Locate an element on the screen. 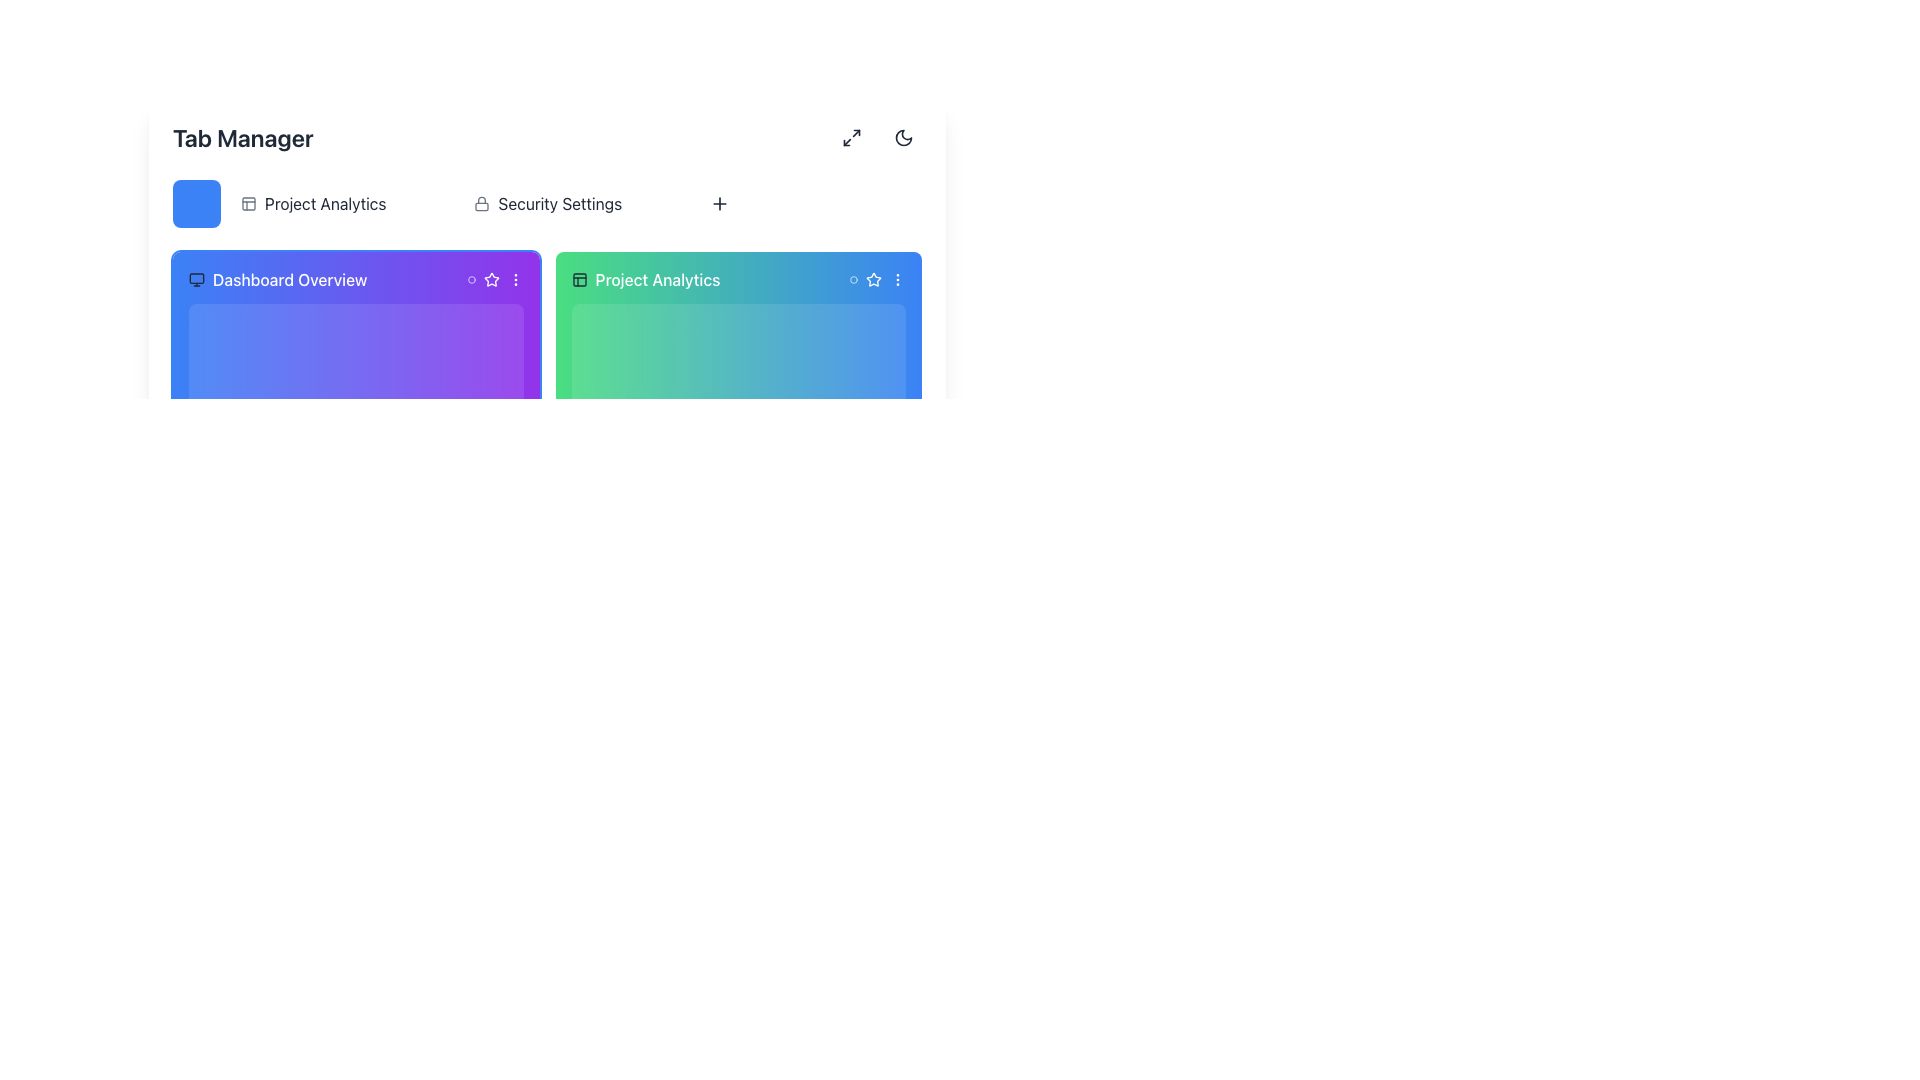 The image size is (1920, 1080). the ellipsis icon located in the upper-right corner of the 'Dashboard Overview' card within the icon group is located at coordinates (495, 280).